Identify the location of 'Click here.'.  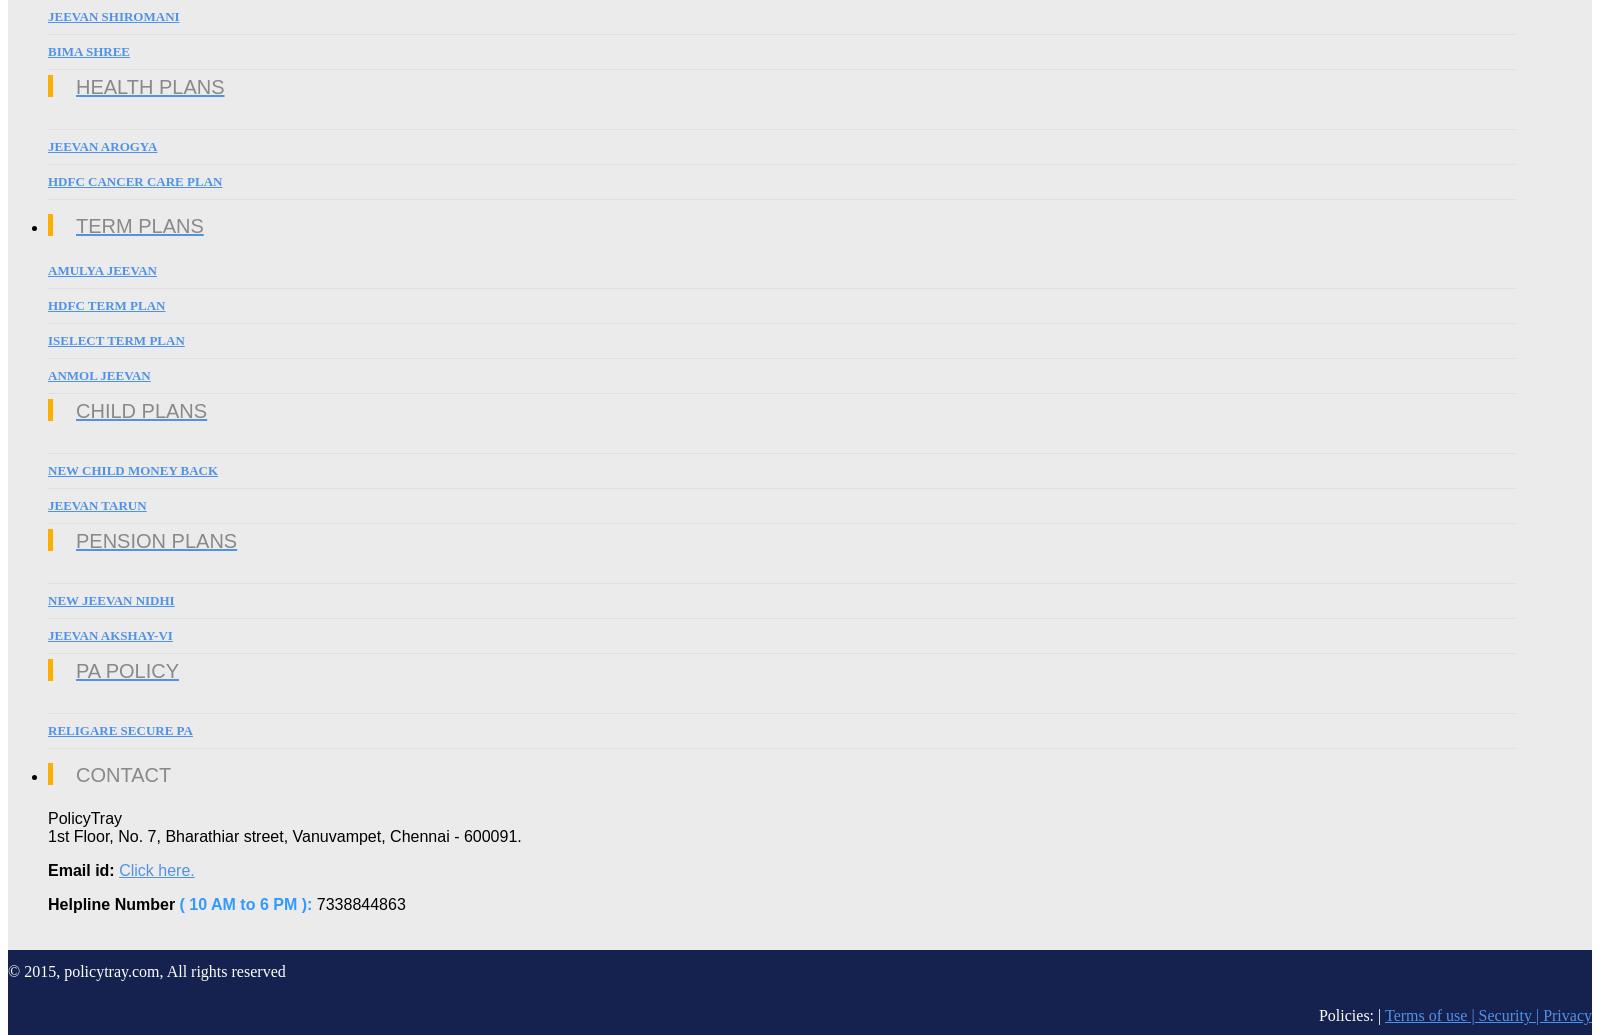
(118, 869).